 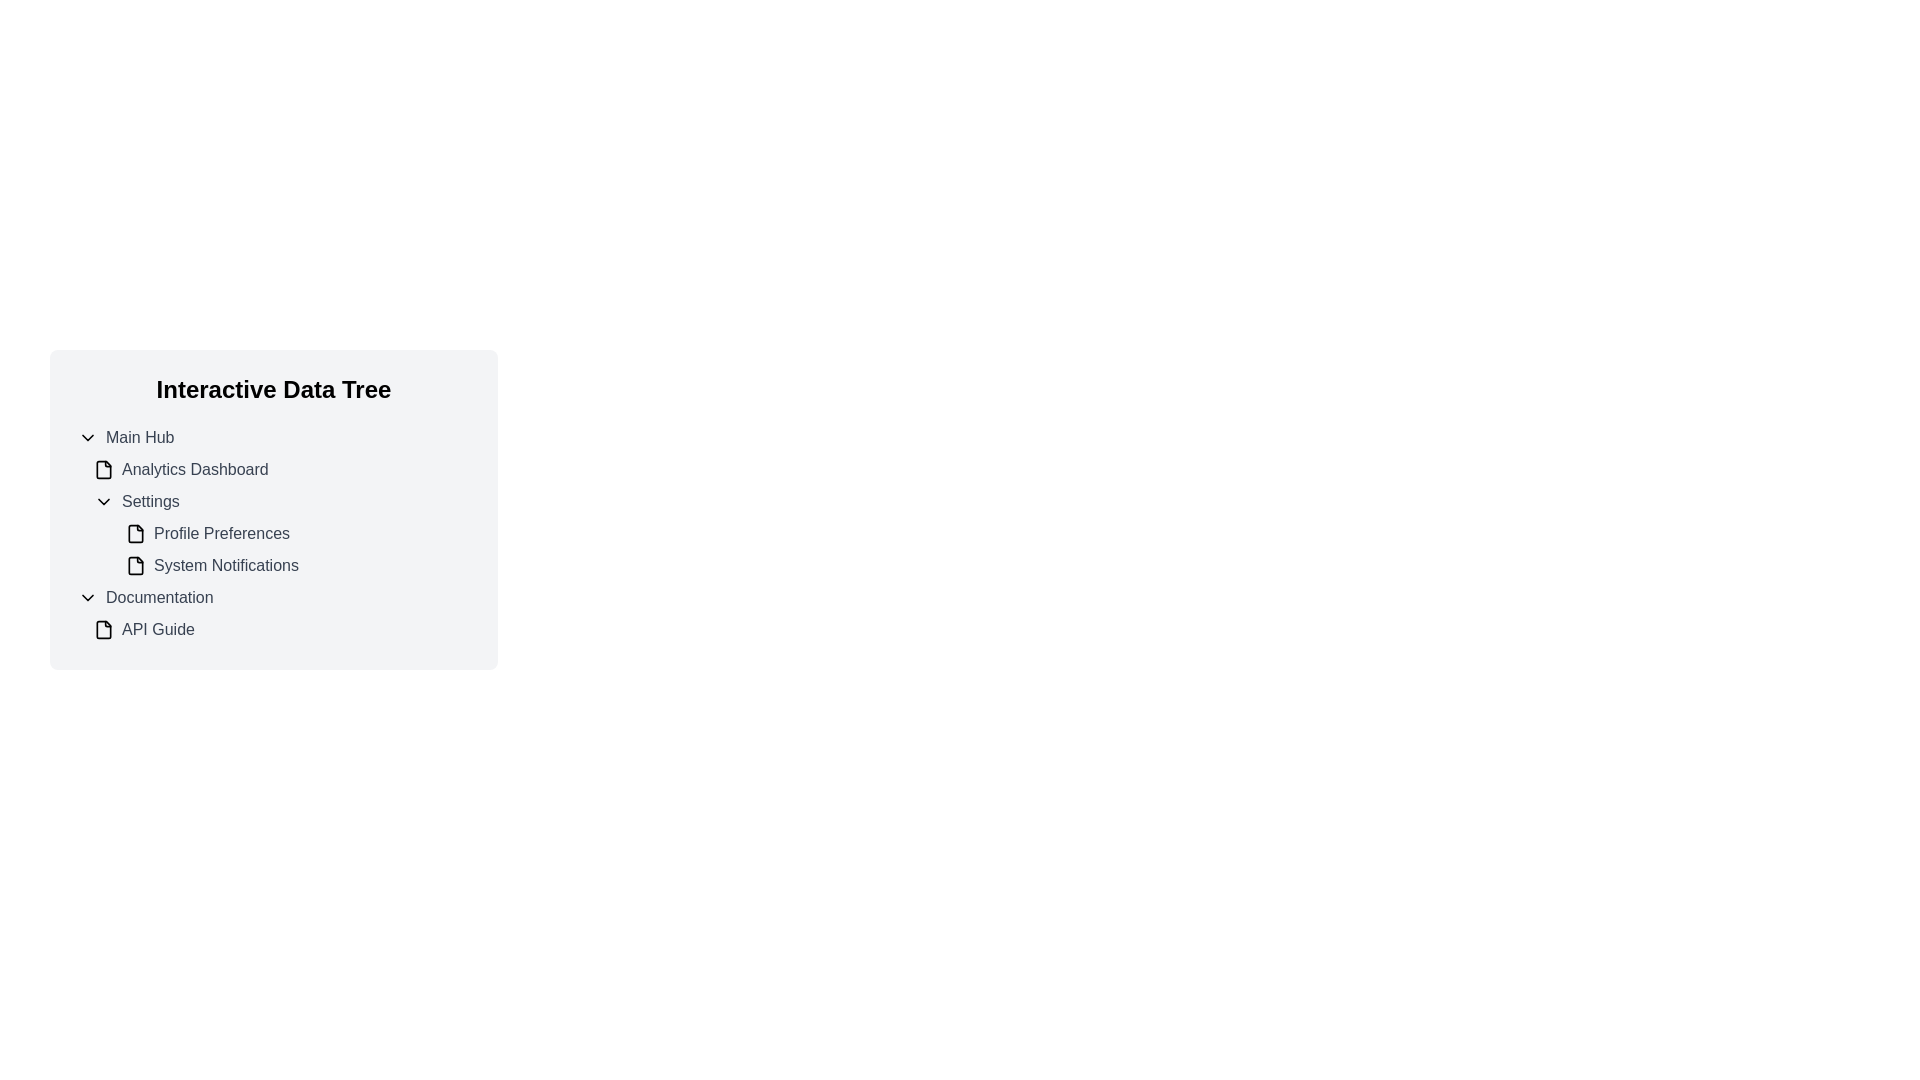 What do you see at coordinates (281, 628) in the screenshot?
I see `the first navigational list item under the 'Documentation' section in the 'Interactive Data Tree' component located in the left sidebar` at bounding box center [281, 628].